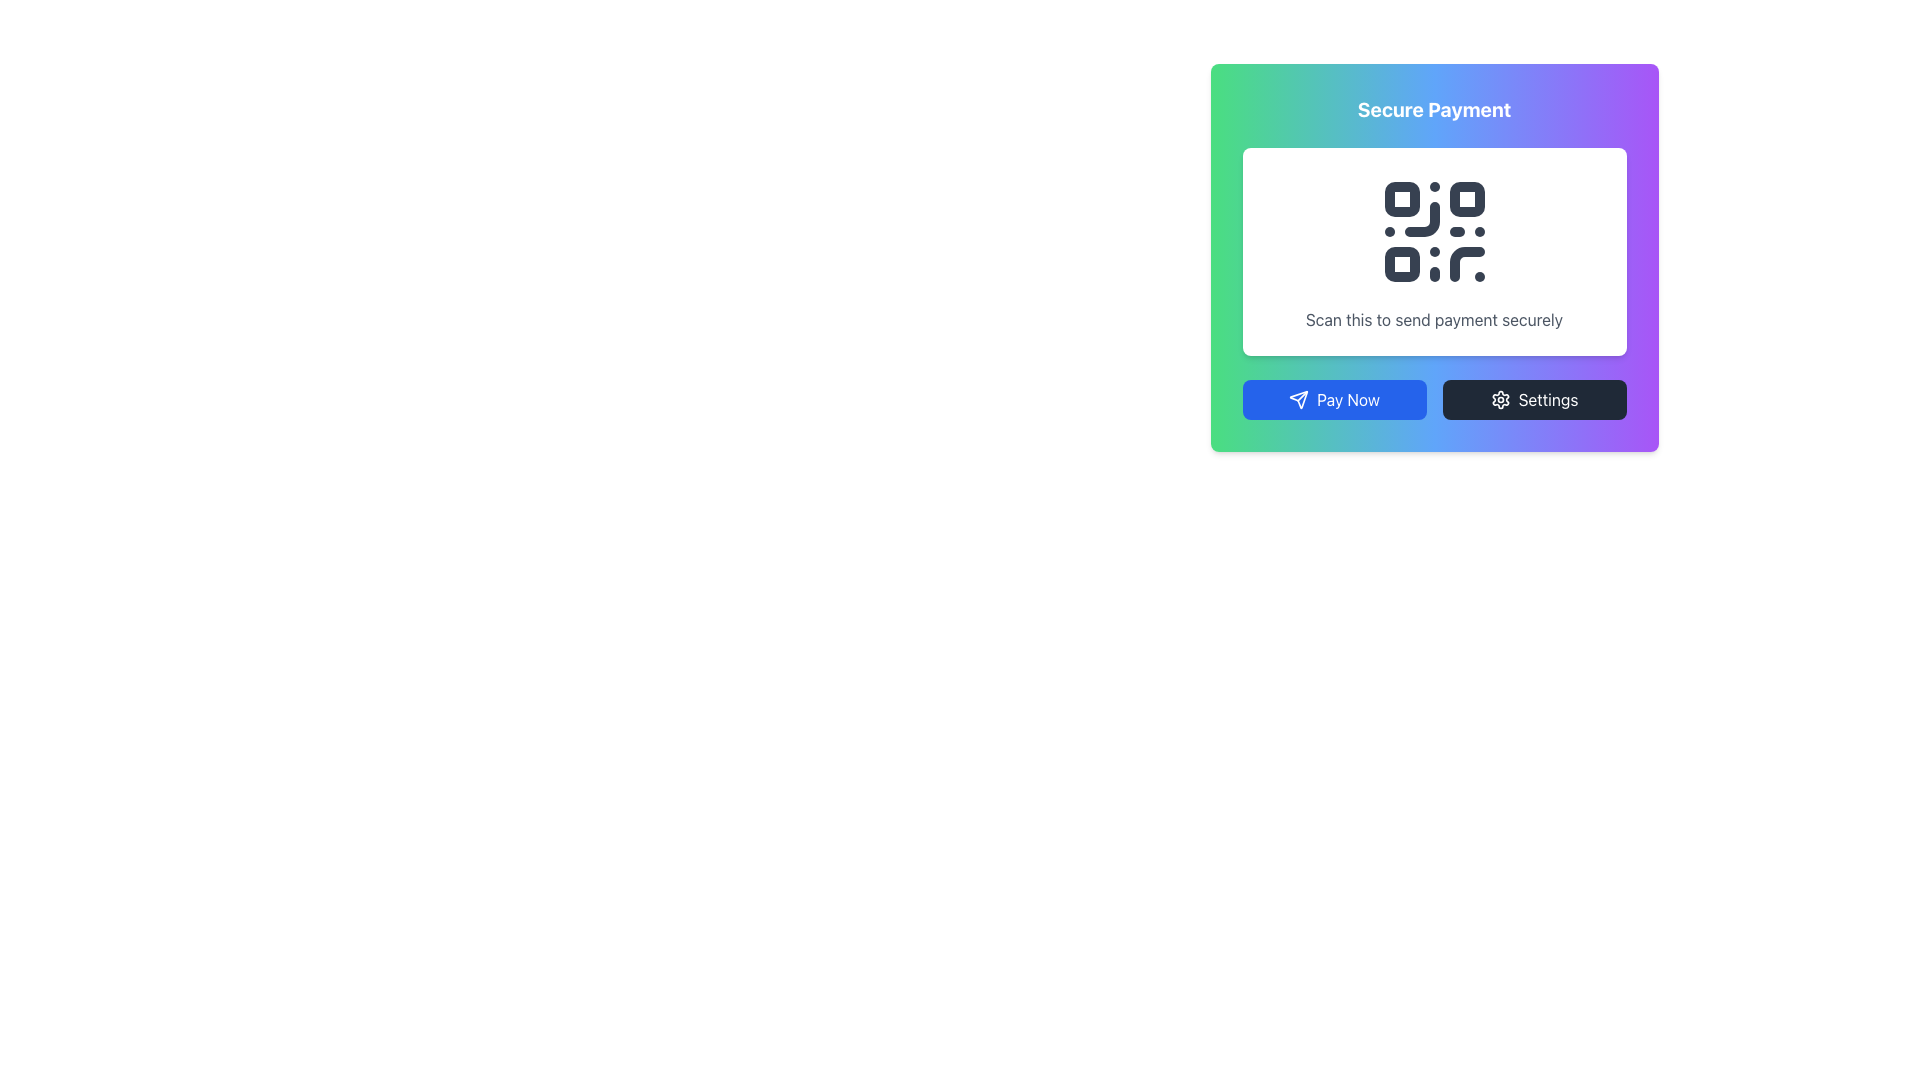  Describe the element at coordinates (1467, 199) in the screenshot. I see `the small dark square with rounded corners located in the top-right section of the QR code graphic in the payment interface` at that location.